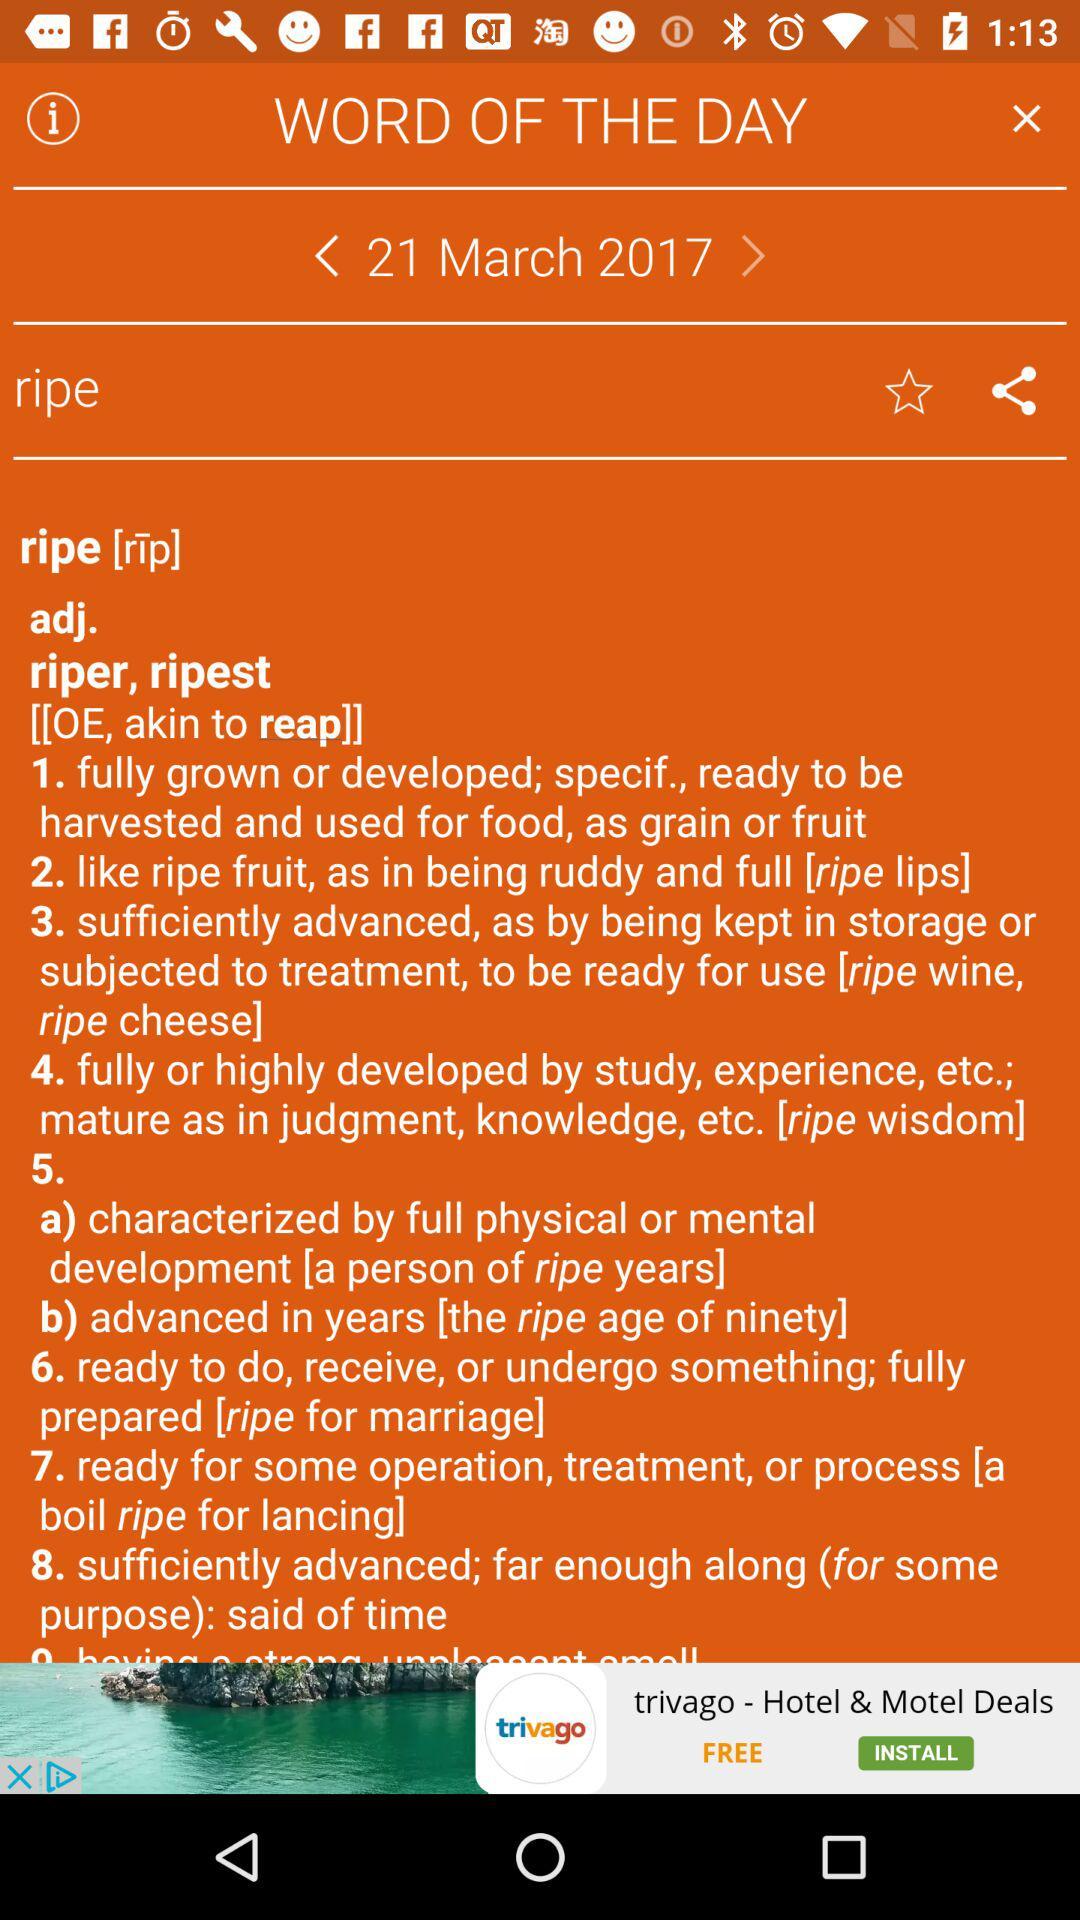 The width and height of the screenshot is (1080, 1920). I want to click on next user, so click(753, 254).